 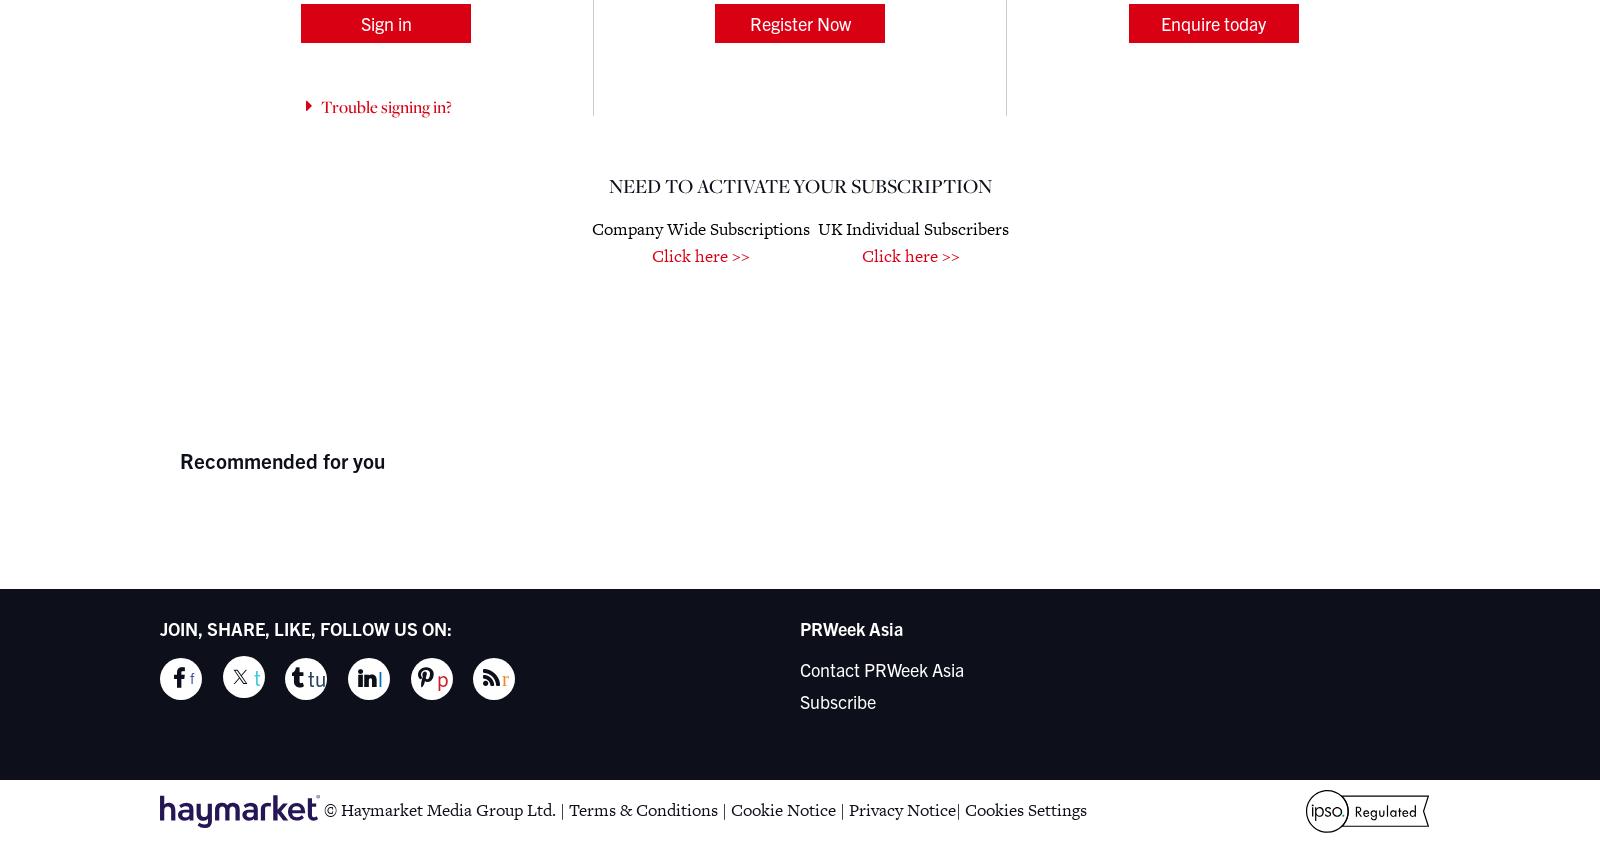 What do you see at coordinates (799, 21) in the screenshot?
I see `'Register Now'` at bounding box center [799, 21].